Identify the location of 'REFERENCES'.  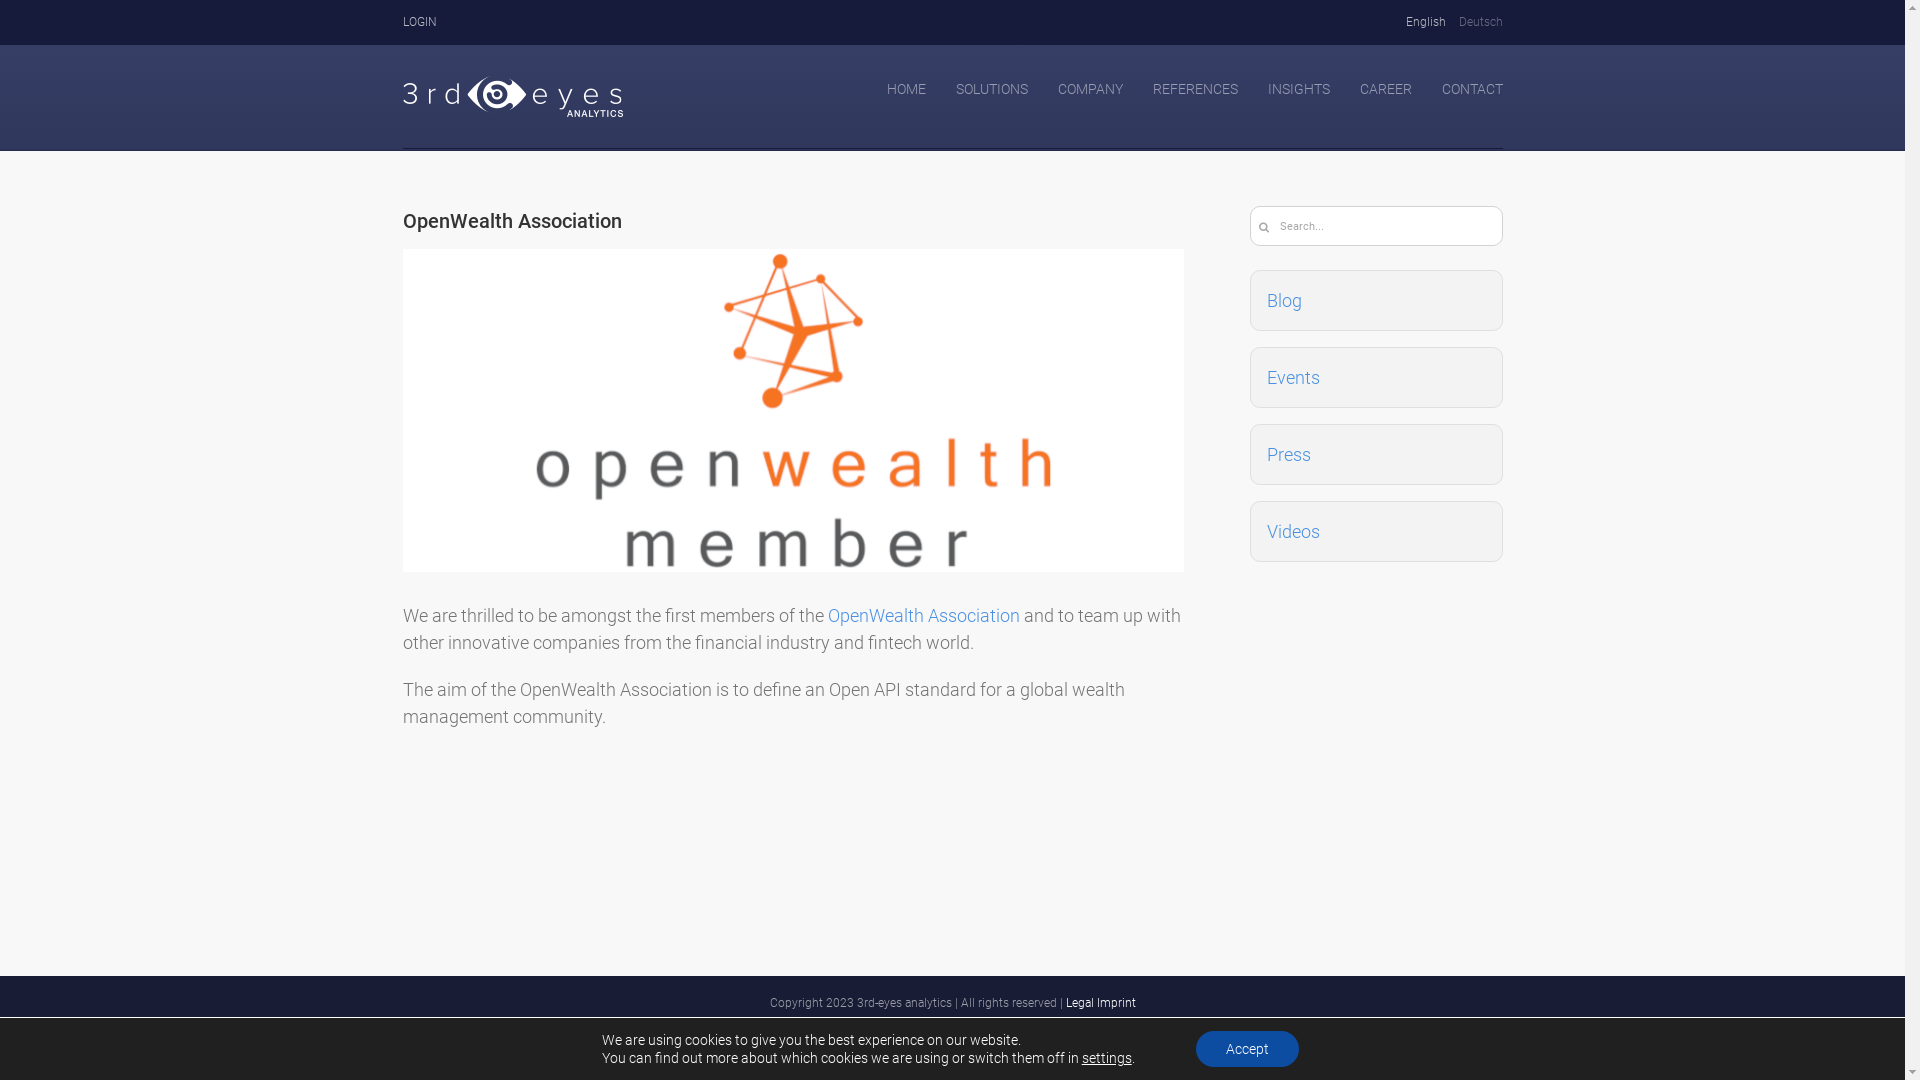
(1194, 86).